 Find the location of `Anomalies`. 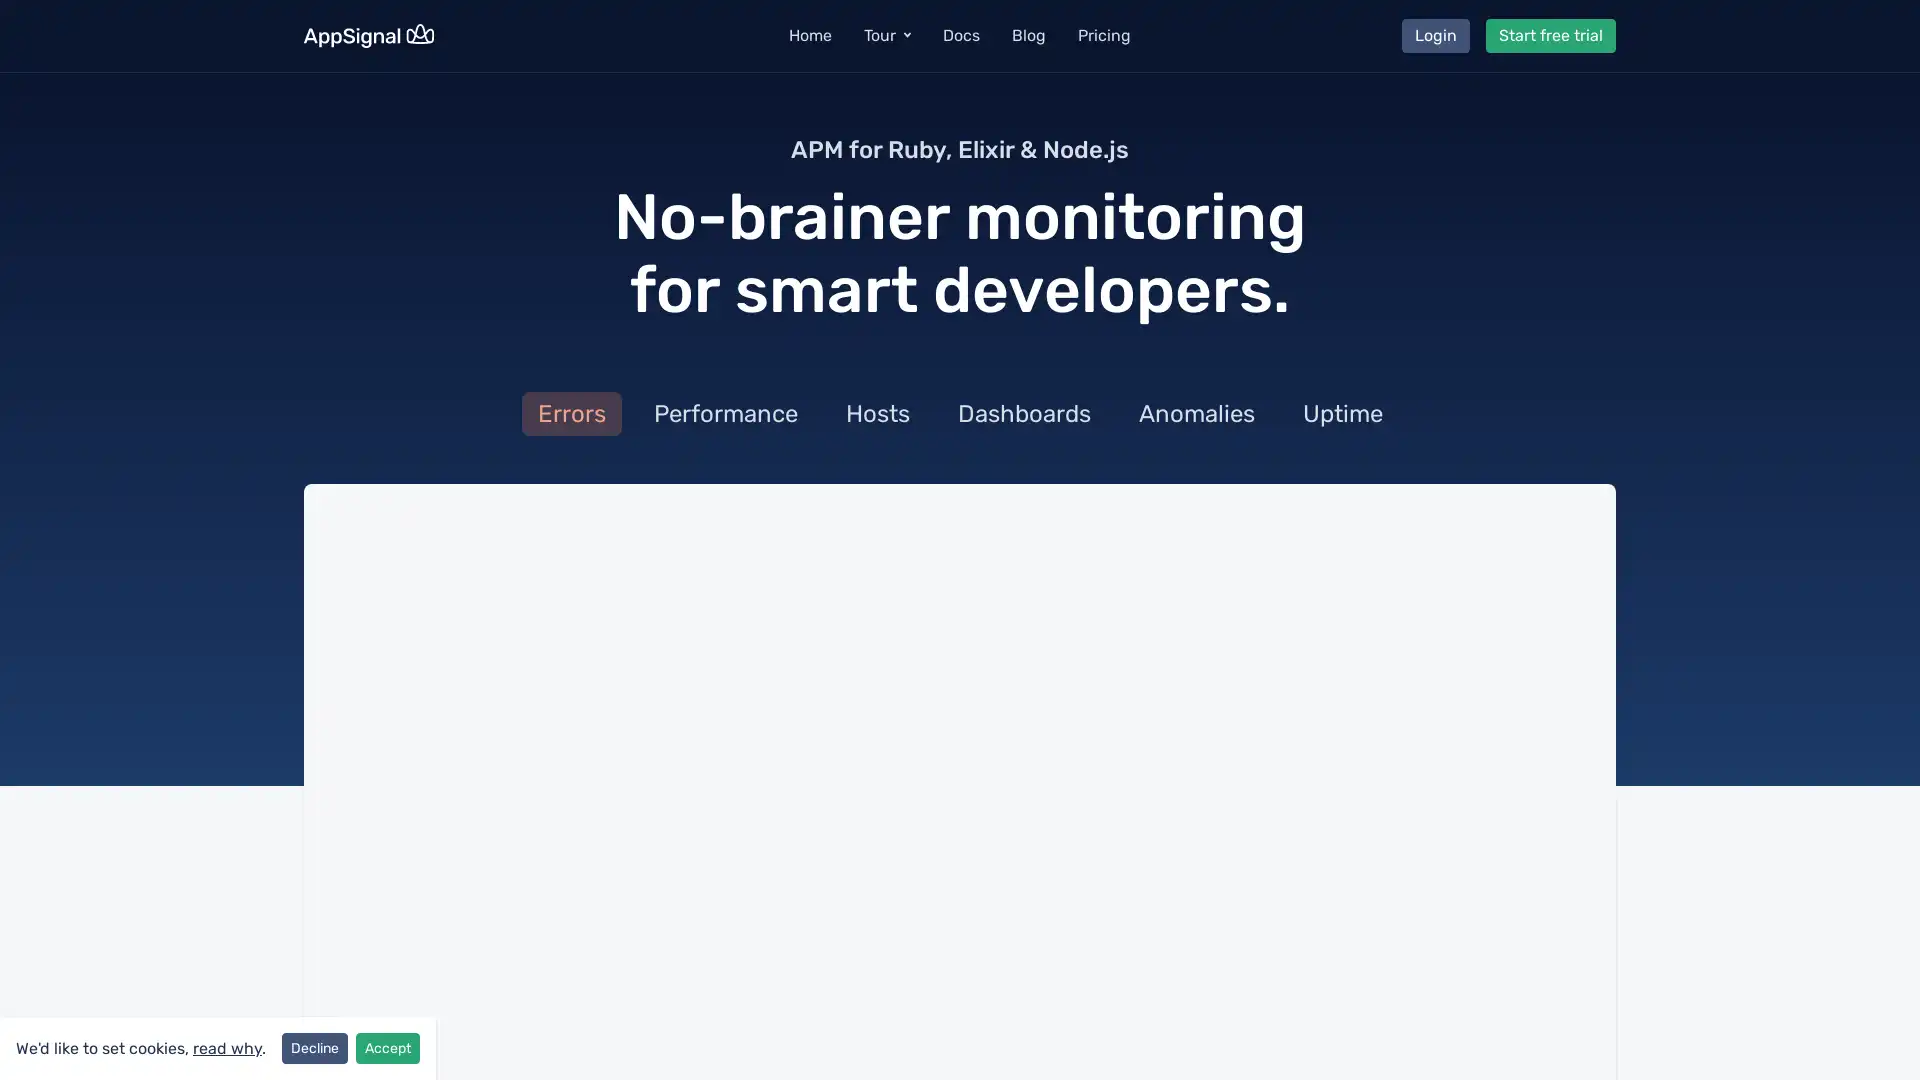

Anomalies is located at coordinates (1195, 411).